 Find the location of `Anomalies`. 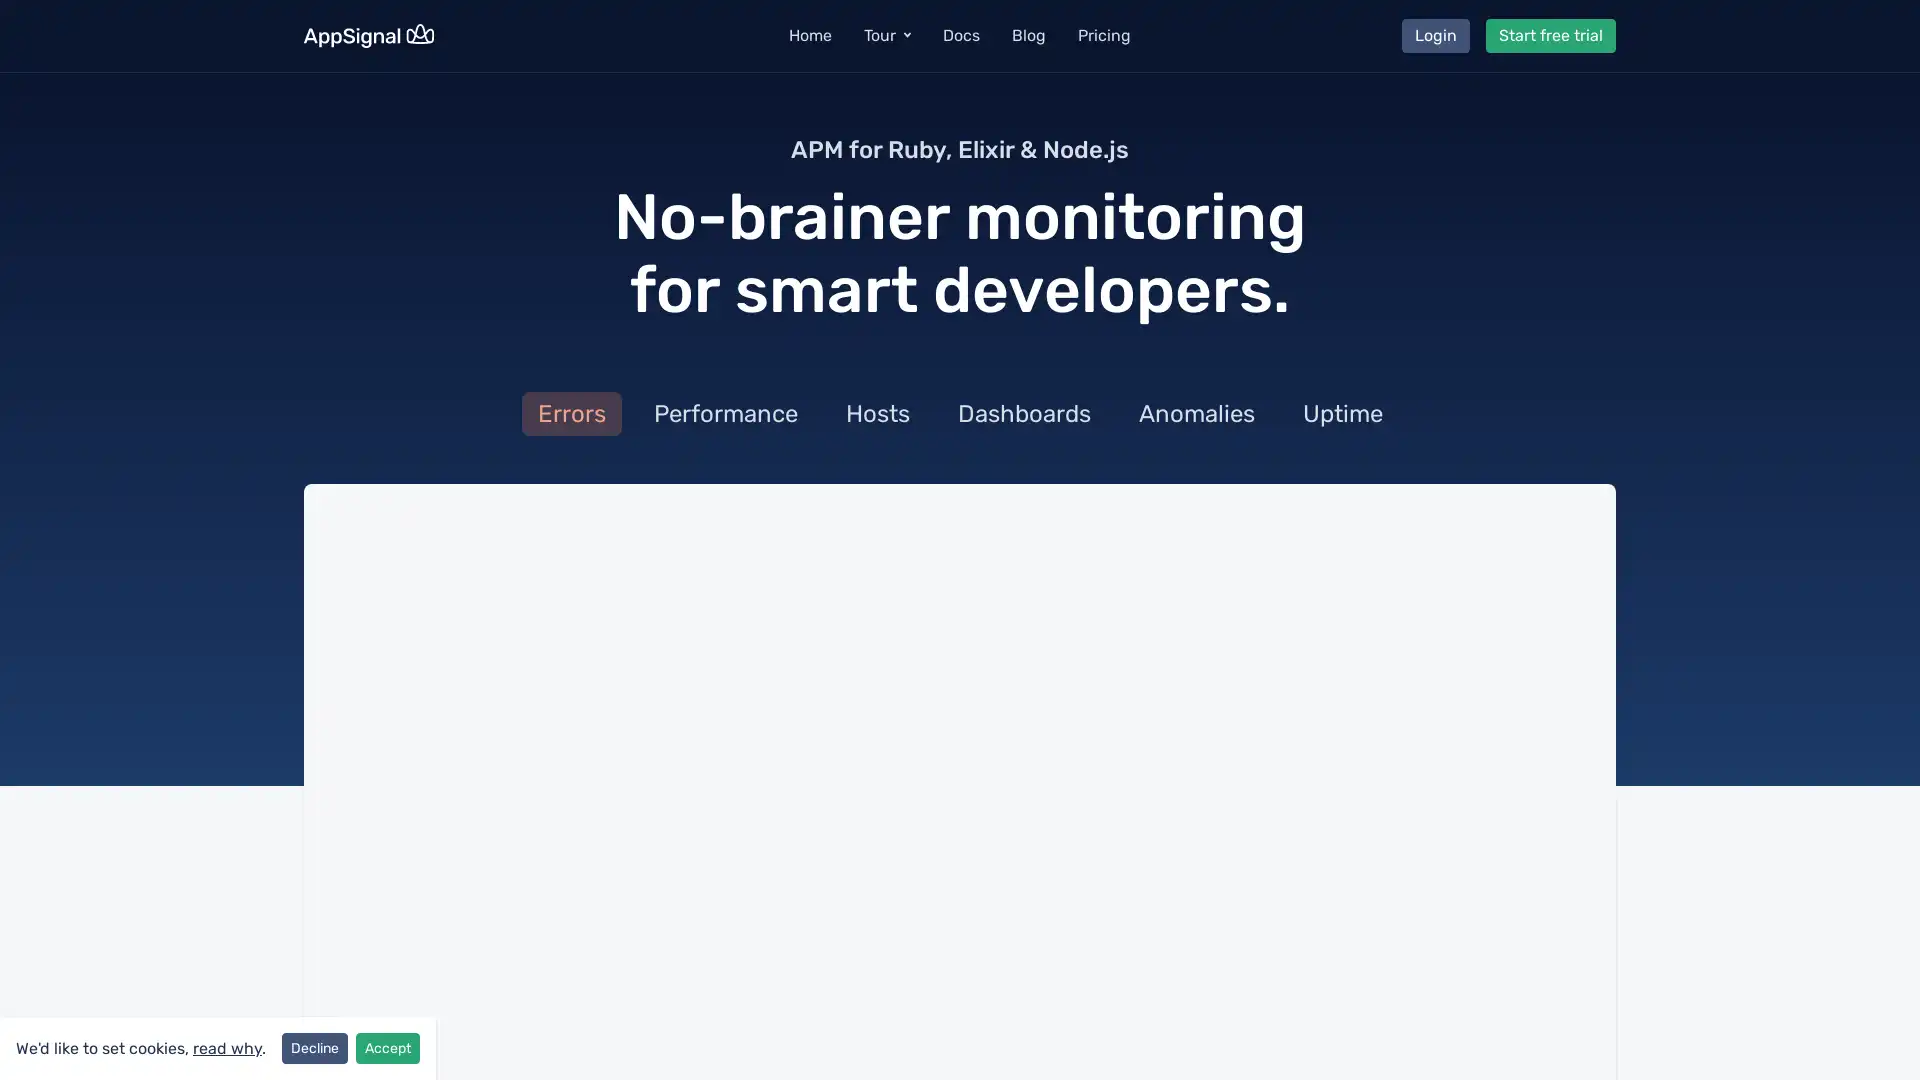

Anomalies is located at coordinates (1195, 411).